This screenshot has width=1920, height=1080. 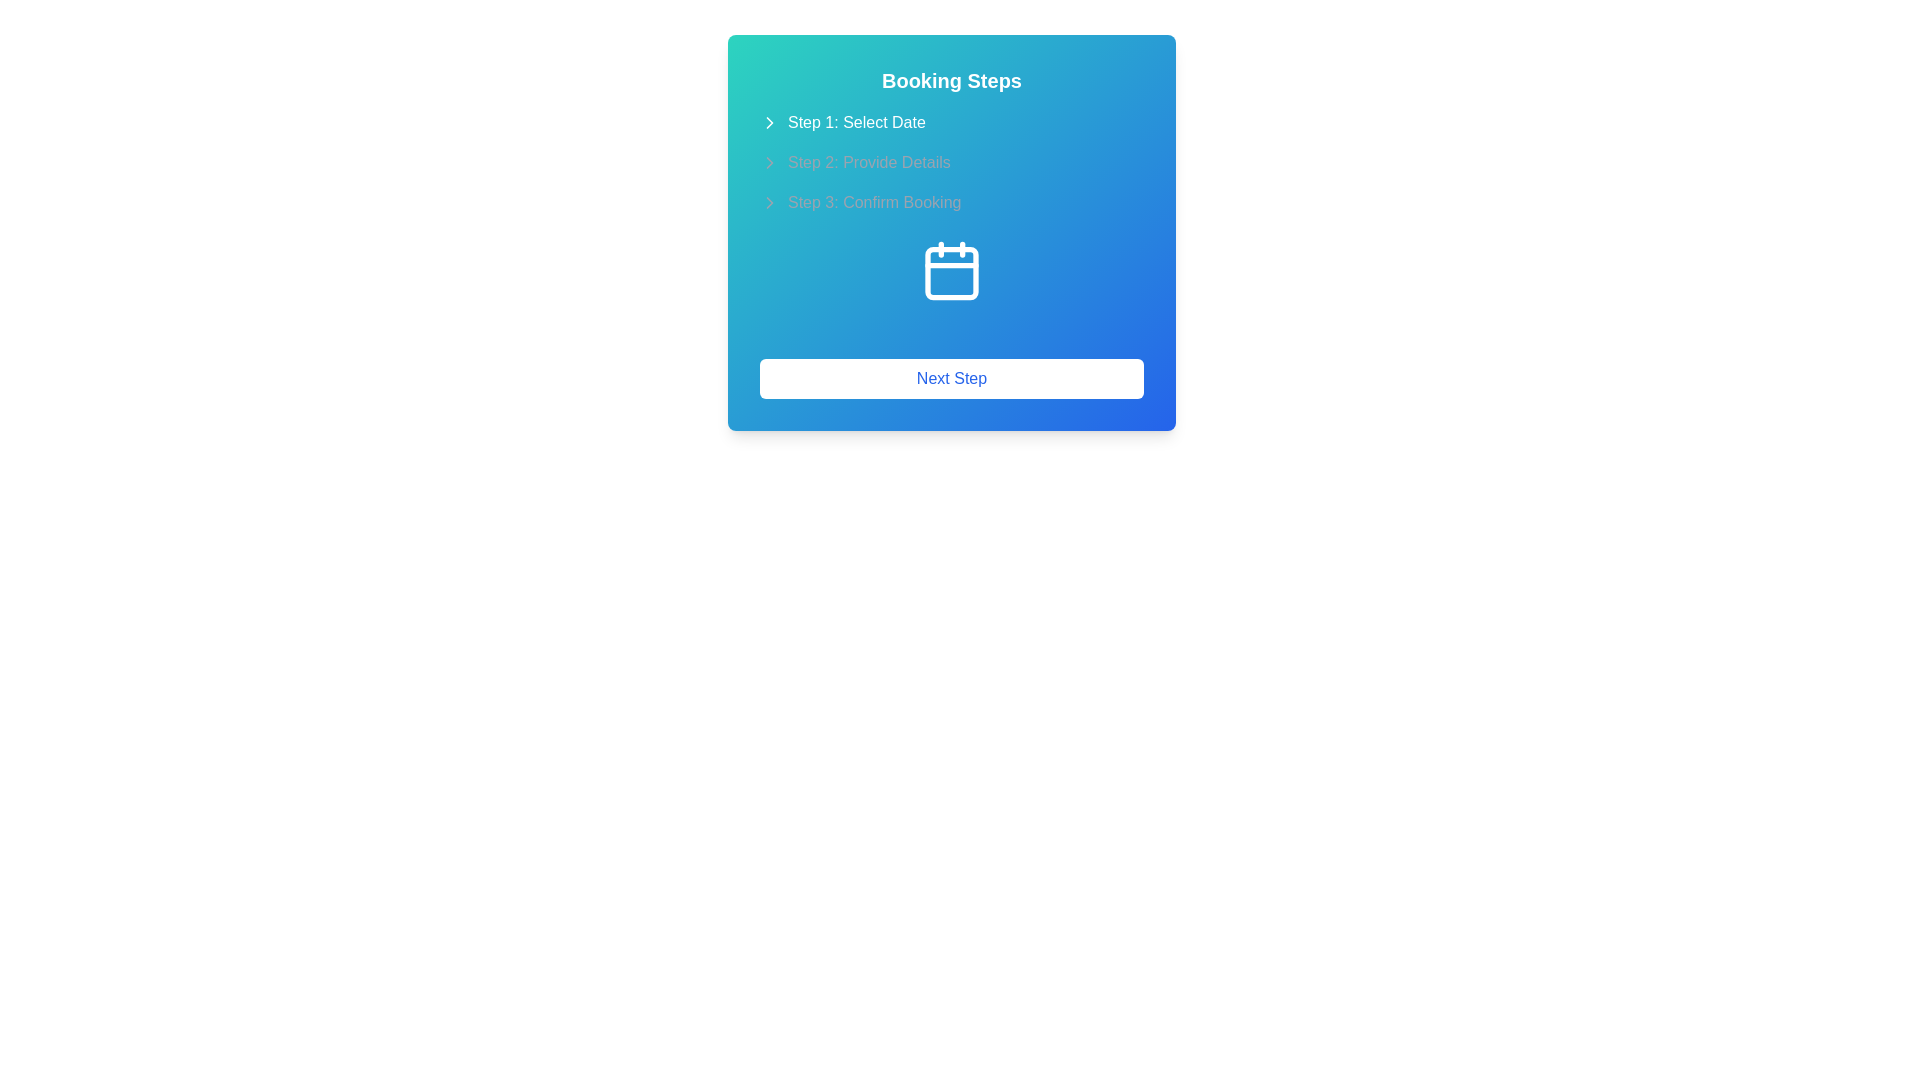 What do you see at coordinates (768, 123) in the screenshot?
I see `the right-pointing chevron icon in the step navigation panel, located to the left of the text 'Step 1: Select Date.'` at bounding box center [768, 123].